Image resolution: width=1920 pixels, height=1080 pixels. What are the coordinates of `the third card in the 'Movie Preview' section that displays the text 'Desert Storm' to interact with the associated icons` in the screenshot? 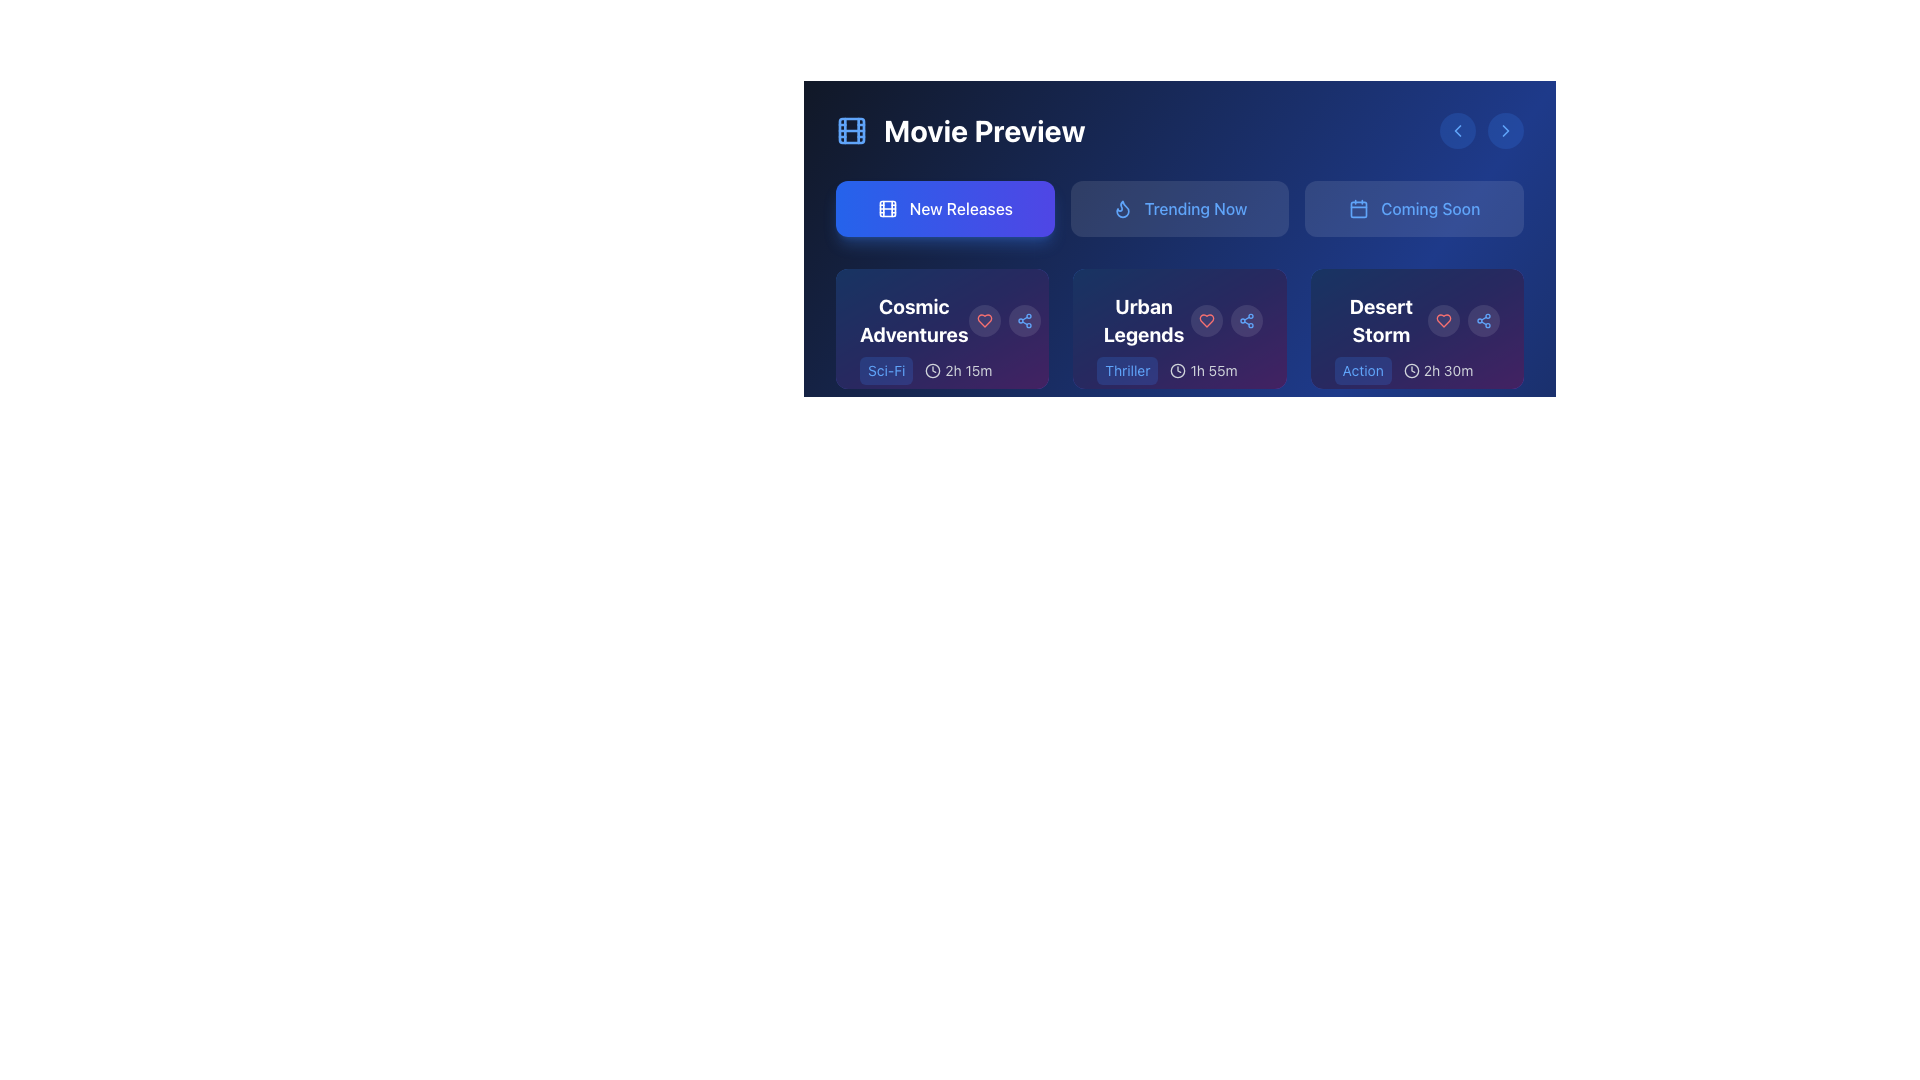 It's located at (1416, 362).